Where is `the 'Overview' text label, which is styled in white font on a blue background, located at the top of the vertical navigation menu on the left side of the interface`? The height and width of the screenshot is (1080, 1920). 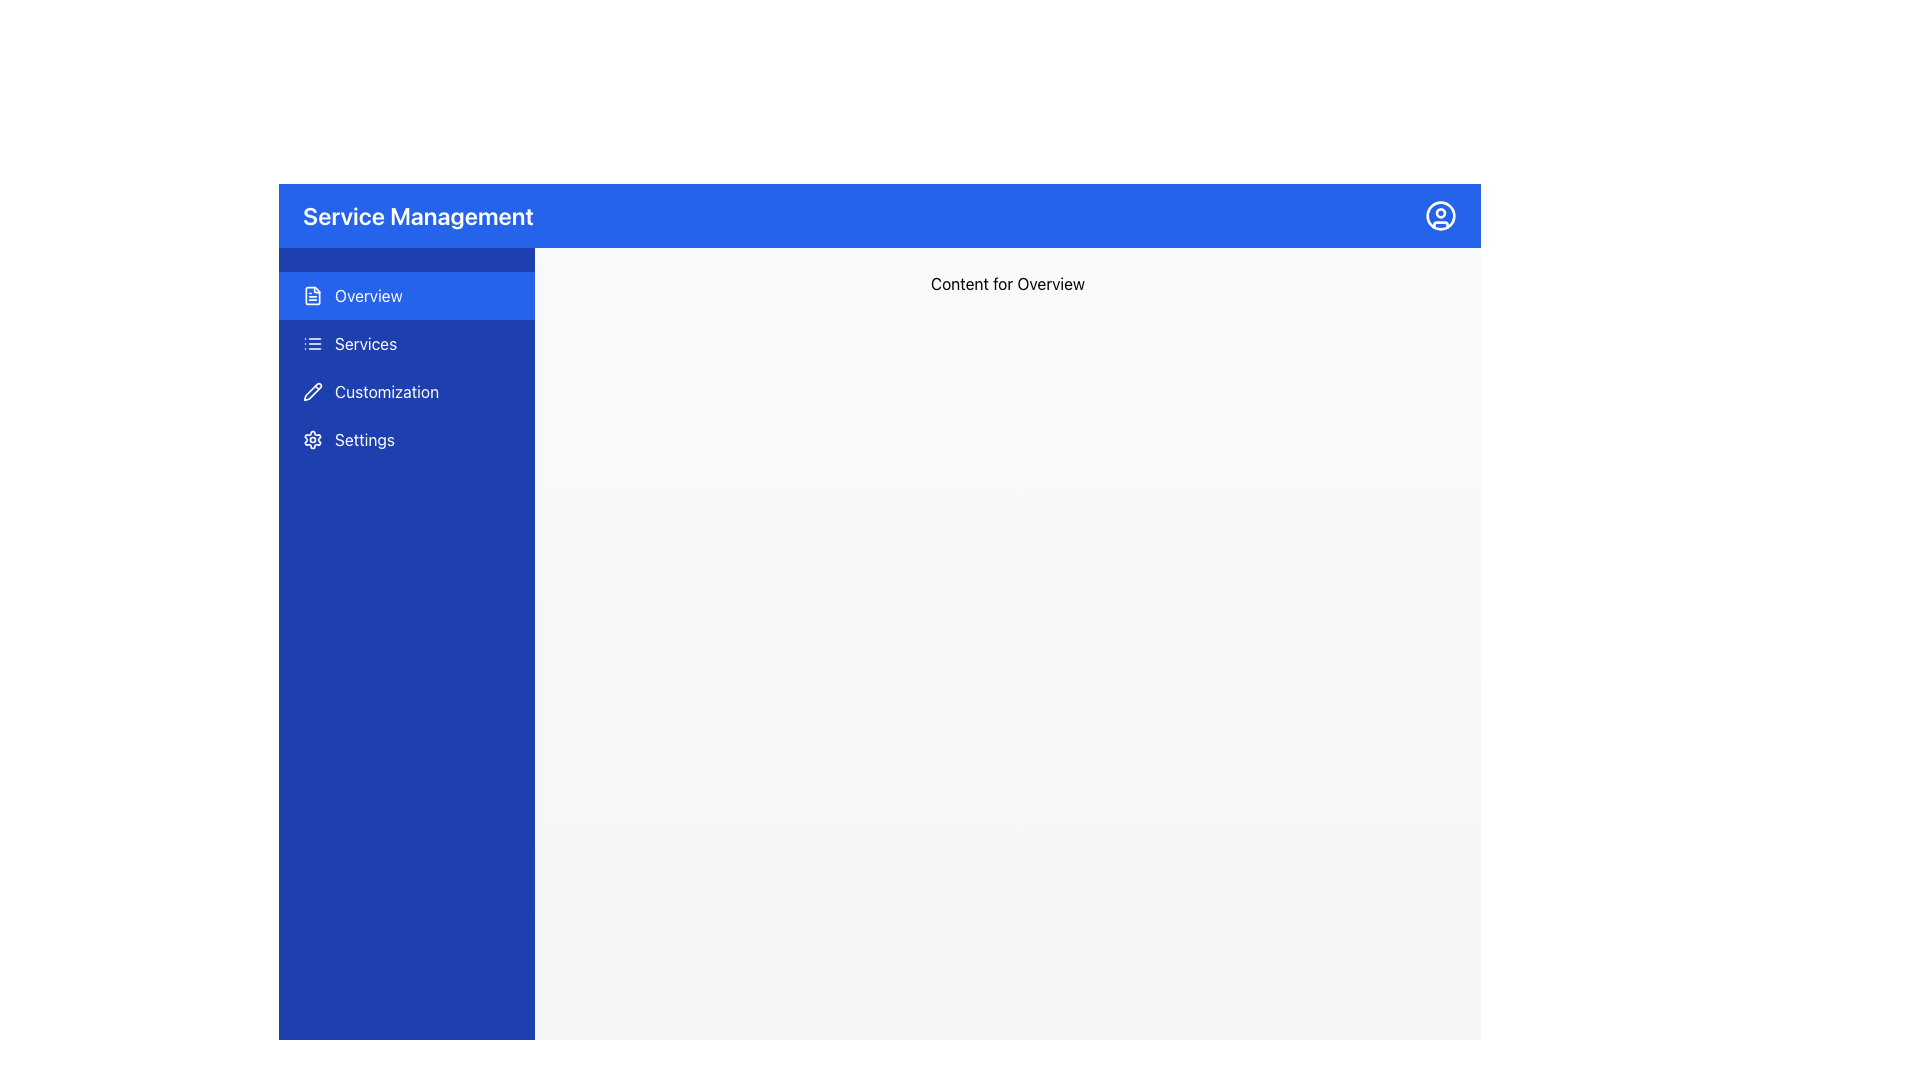 the 'Overview' text label, which is styled in white font on a blue background, located at the top of the vertical navigation menu on the left side of the interface is located at coordinates (368, 296).